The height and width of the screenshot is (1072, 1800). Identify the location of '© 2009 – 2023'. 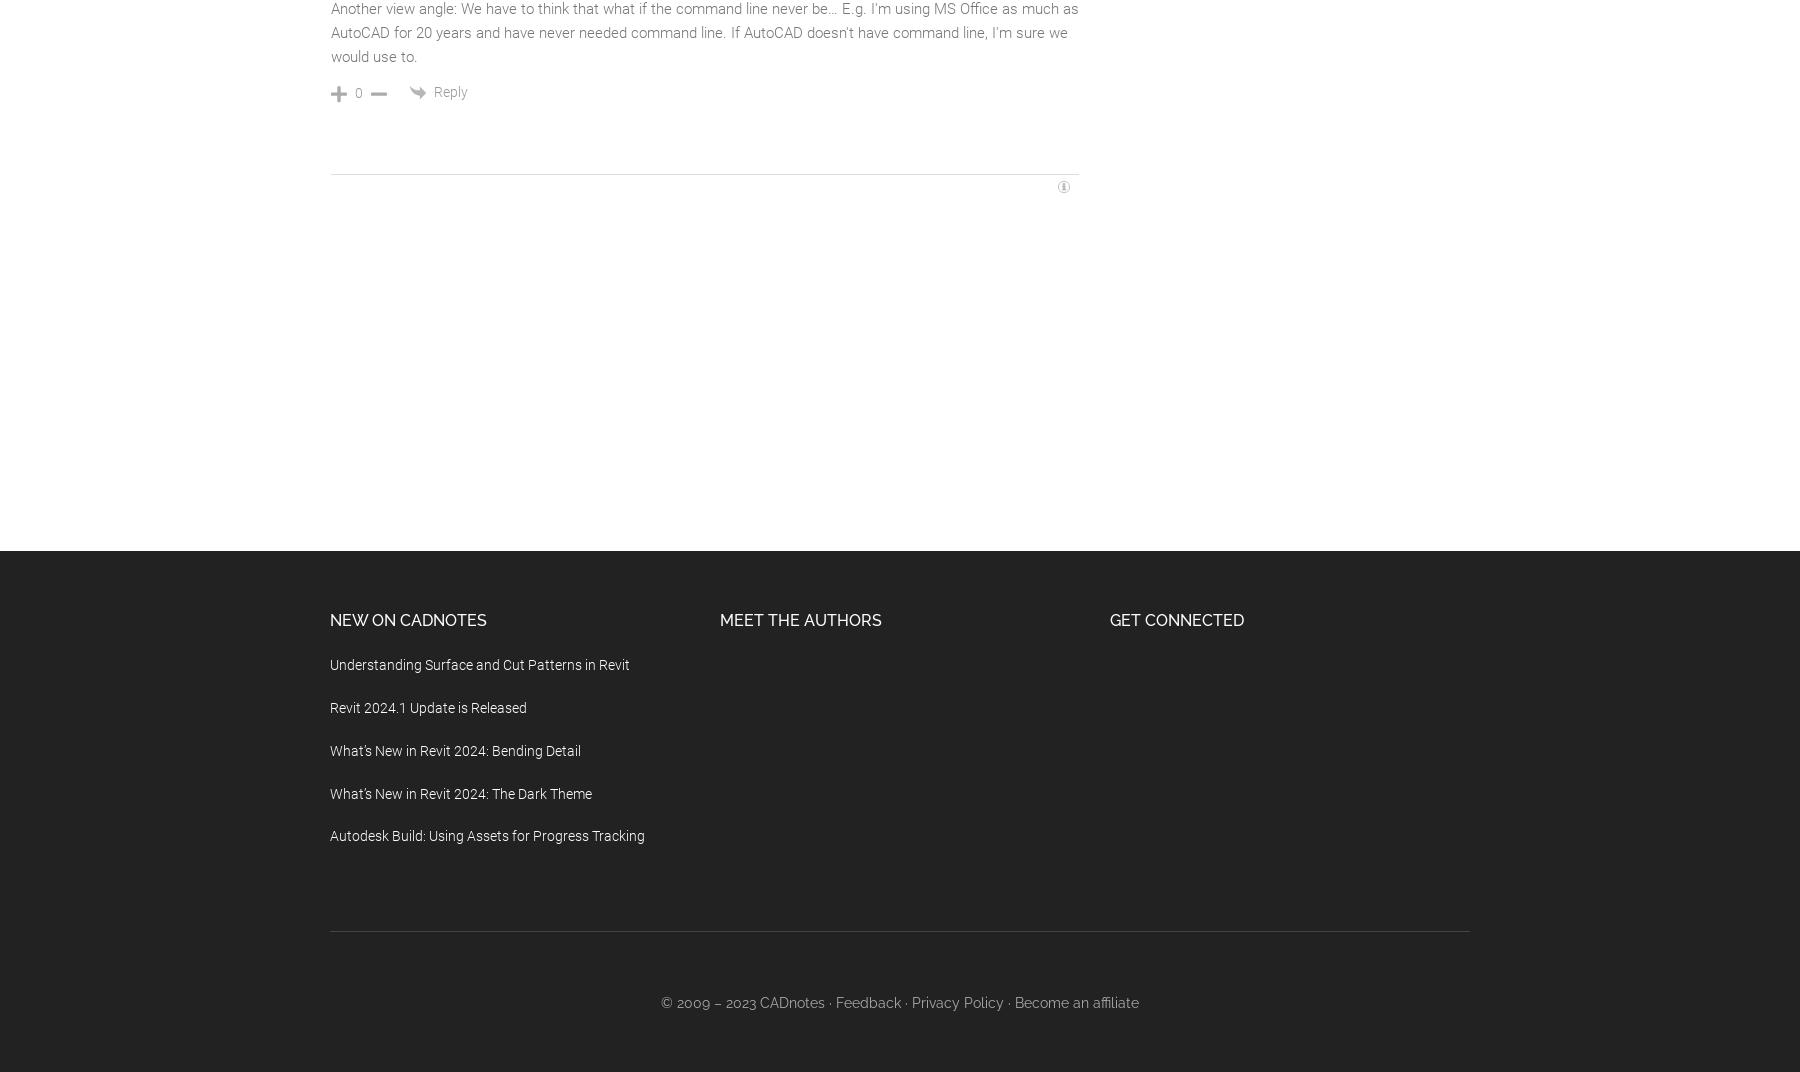
(709, 1001).